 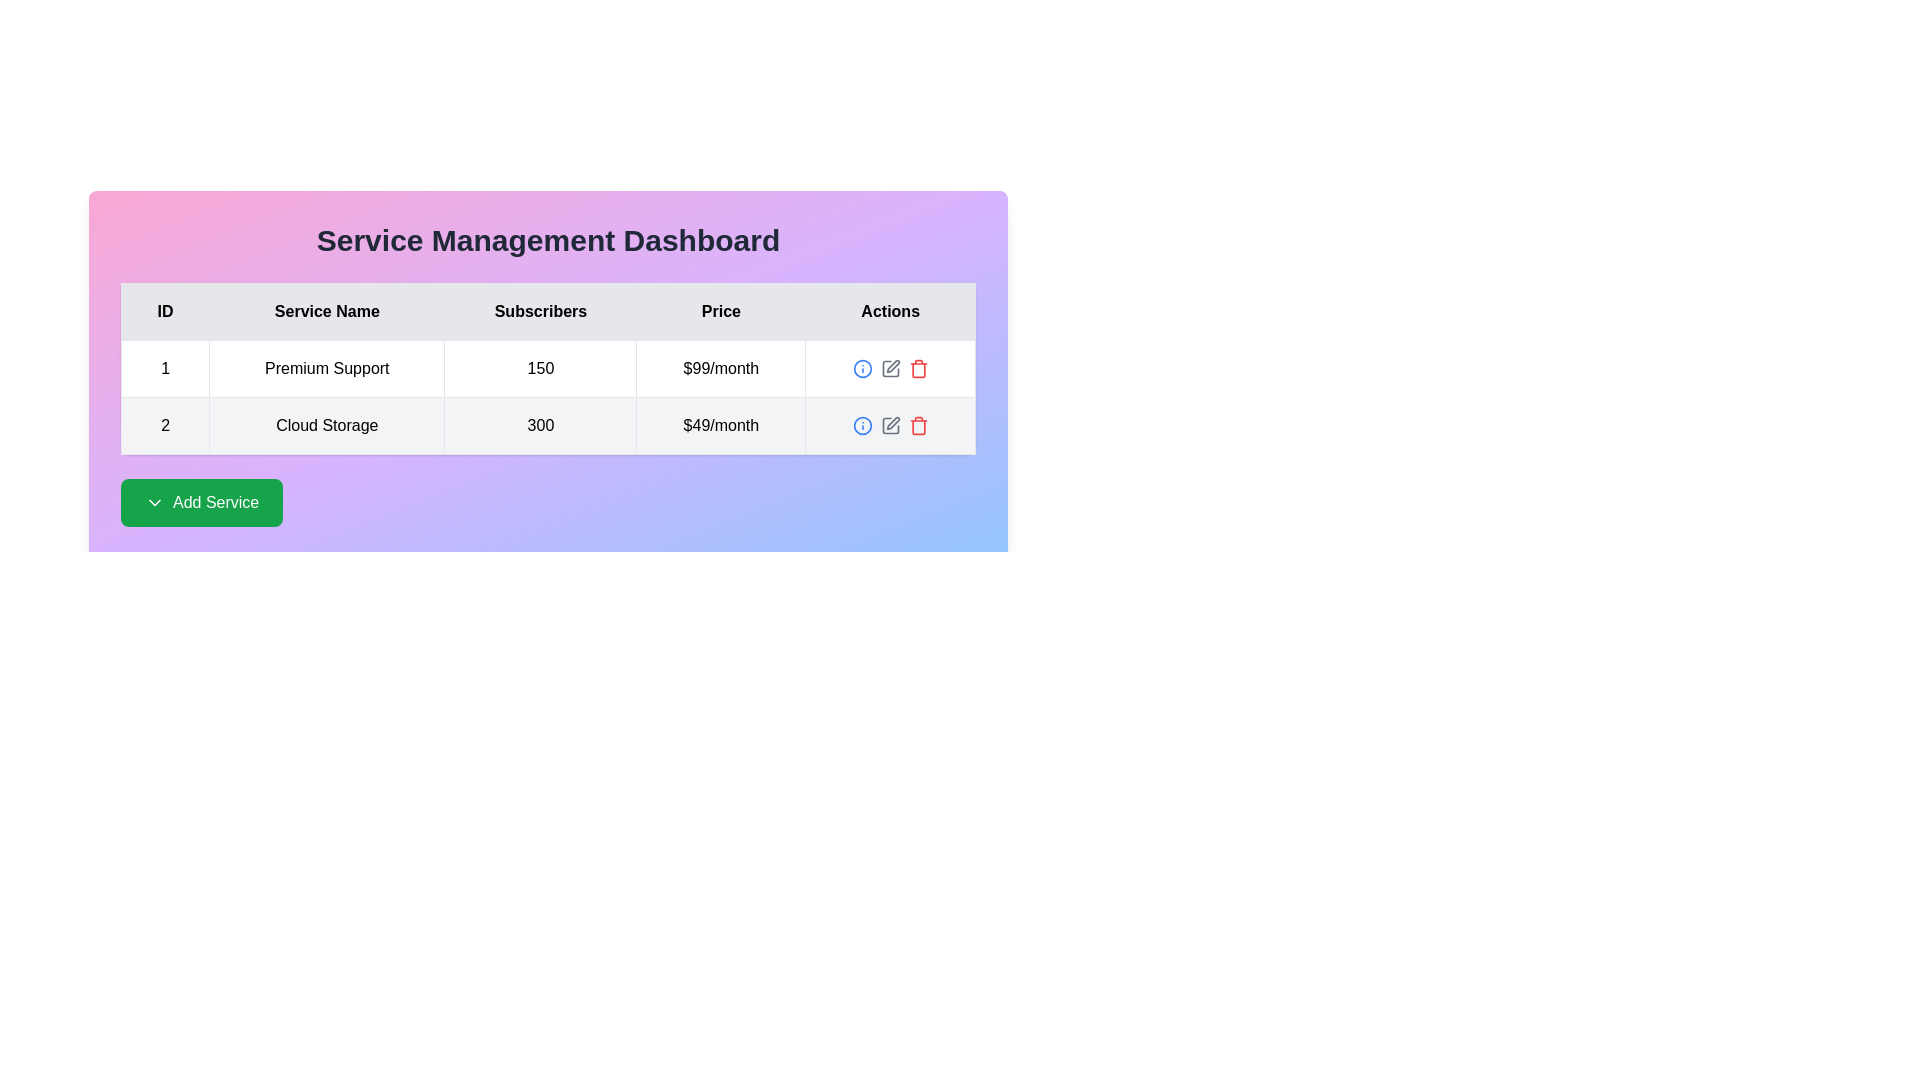 I want to click on the edit action icon located in the second row of the 'Actions' column in the 'Service Management Dashboard' table, so click(x=892, y=366).